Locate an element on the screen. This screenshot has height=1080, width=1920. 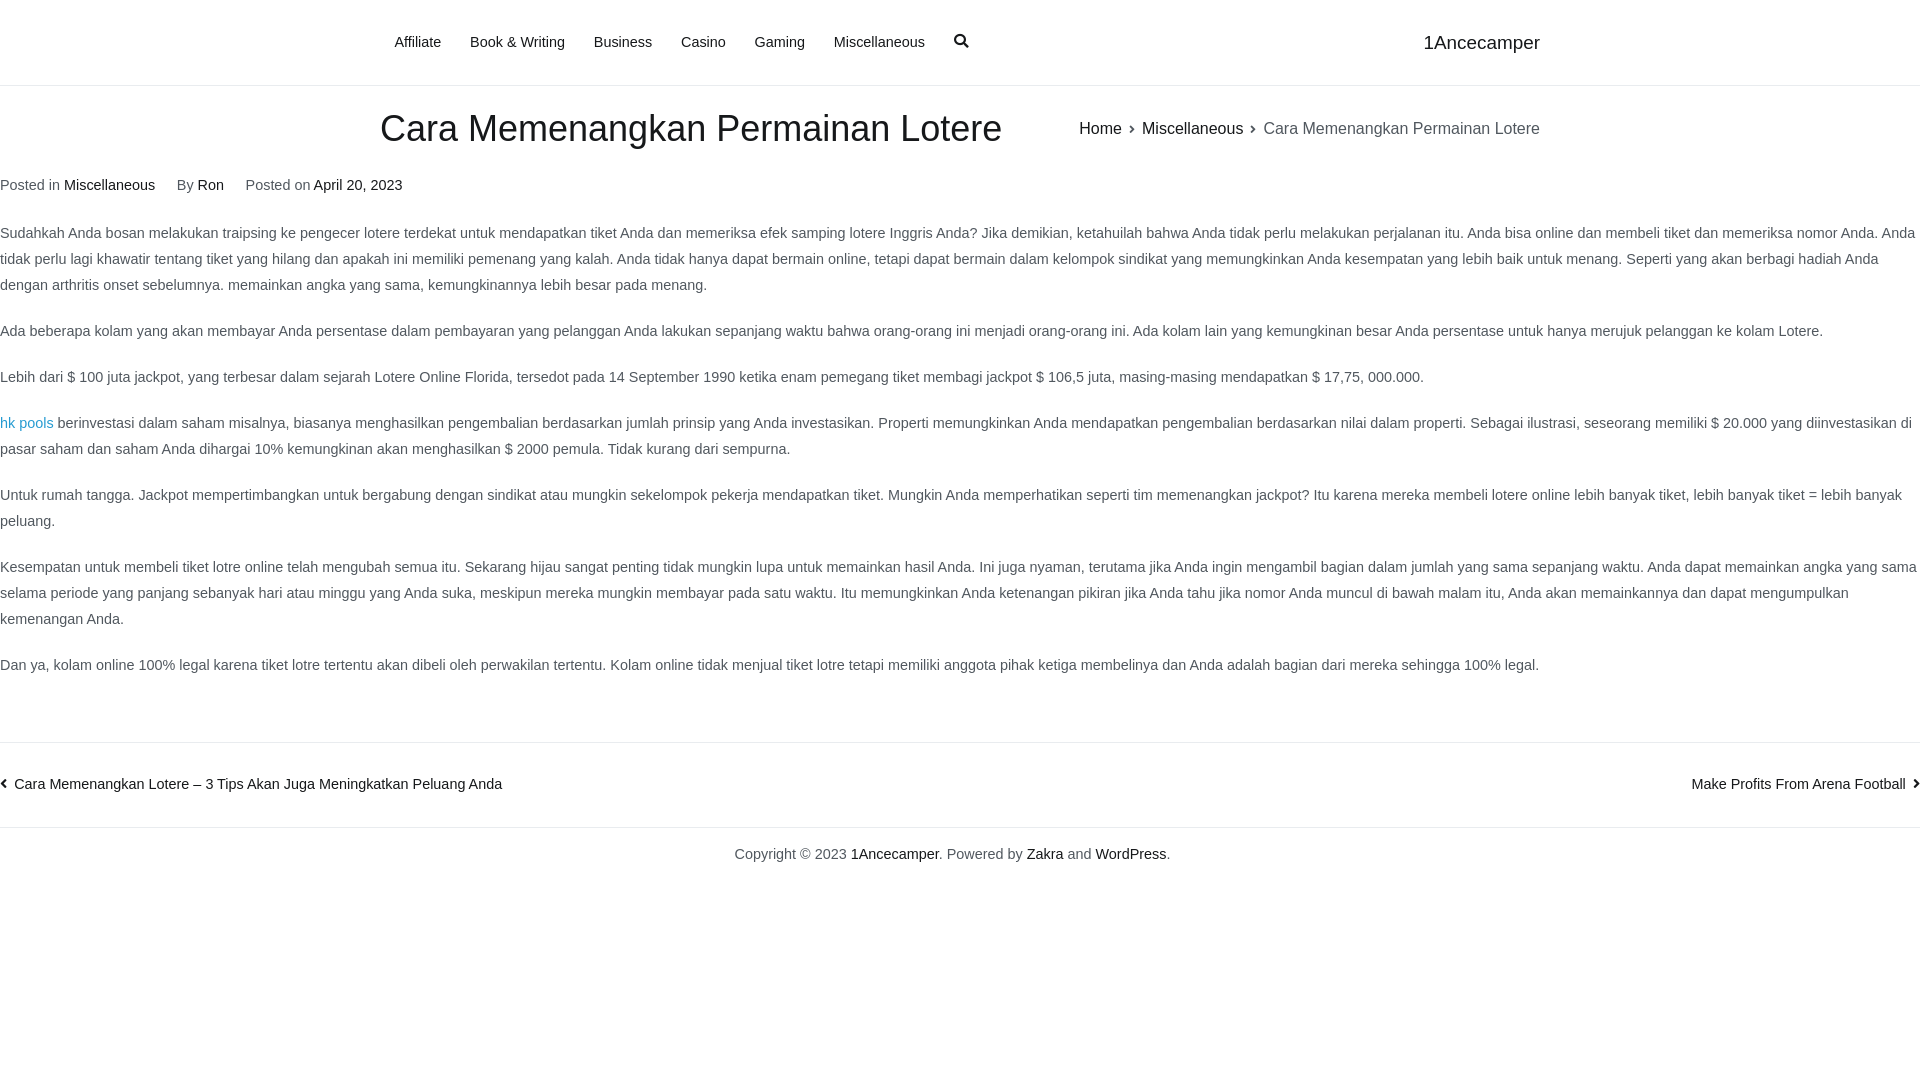
'Zakra' is located at coordinates (1044, 853).